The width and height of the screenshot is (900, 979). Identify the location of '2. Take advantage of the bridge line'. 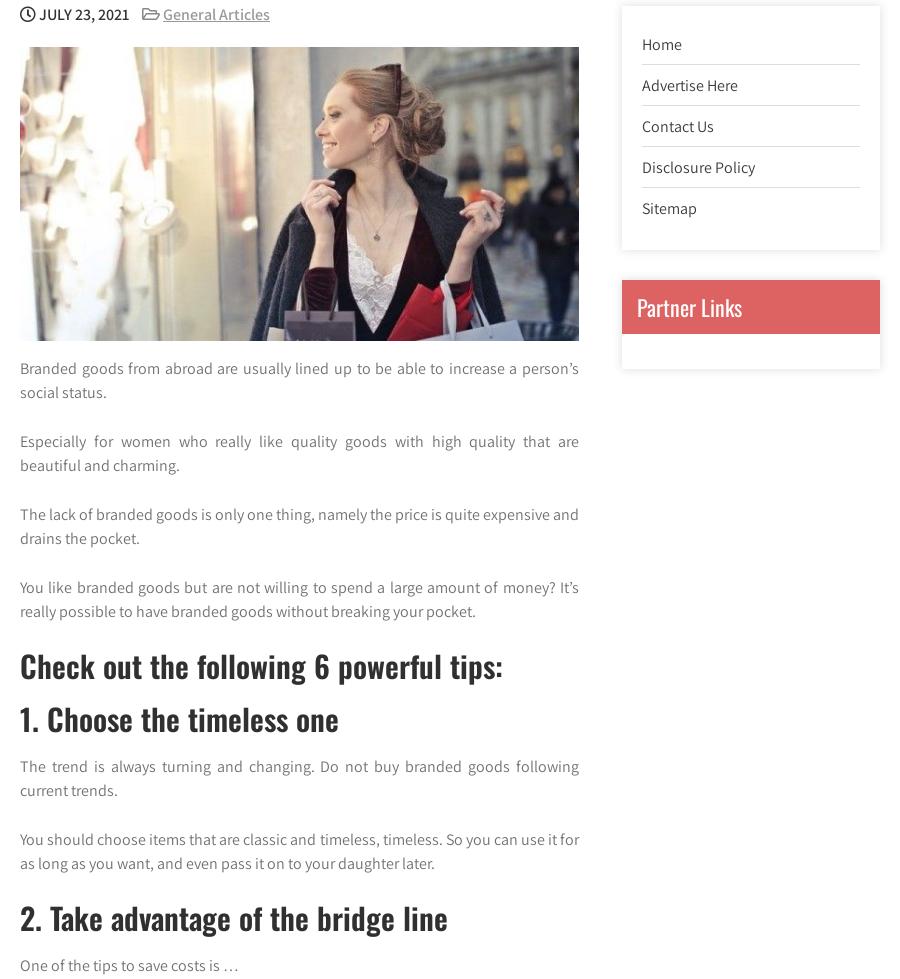
(18, 915).